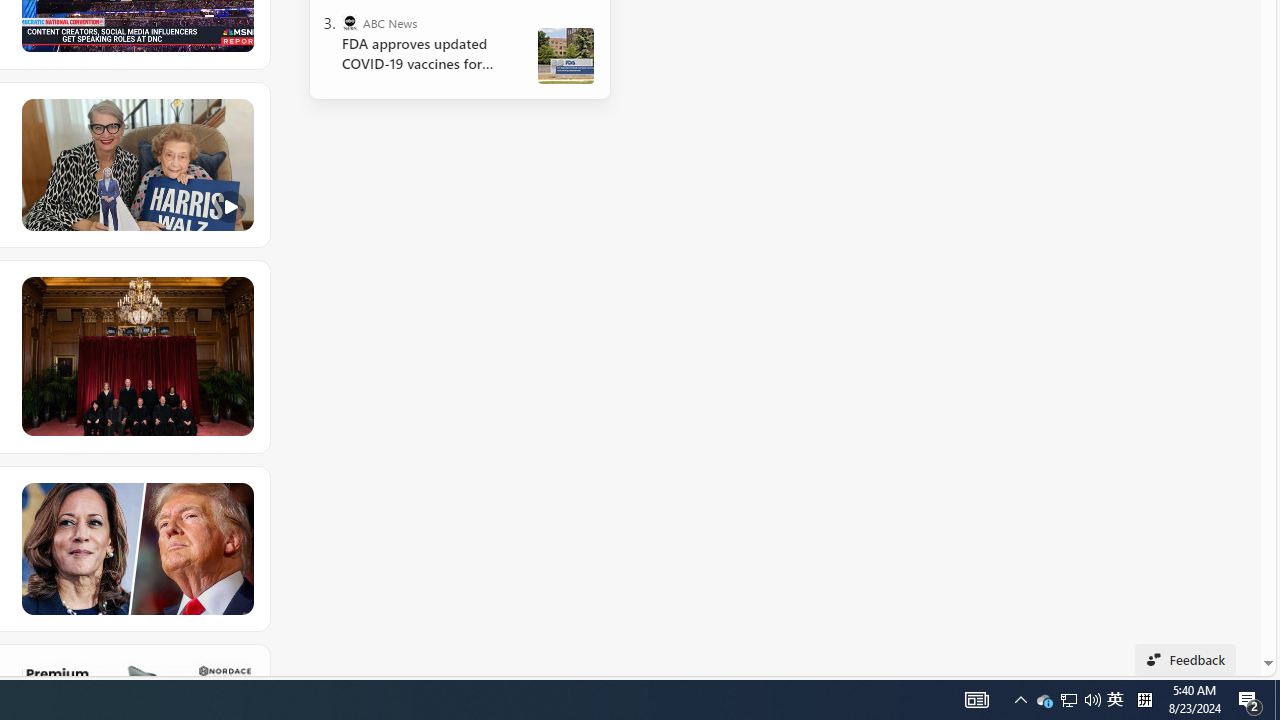  What do you see at coordinates (135, 164) in the screenshot?
I see `'Class: hero-image'` at bounding box center [135, 164].